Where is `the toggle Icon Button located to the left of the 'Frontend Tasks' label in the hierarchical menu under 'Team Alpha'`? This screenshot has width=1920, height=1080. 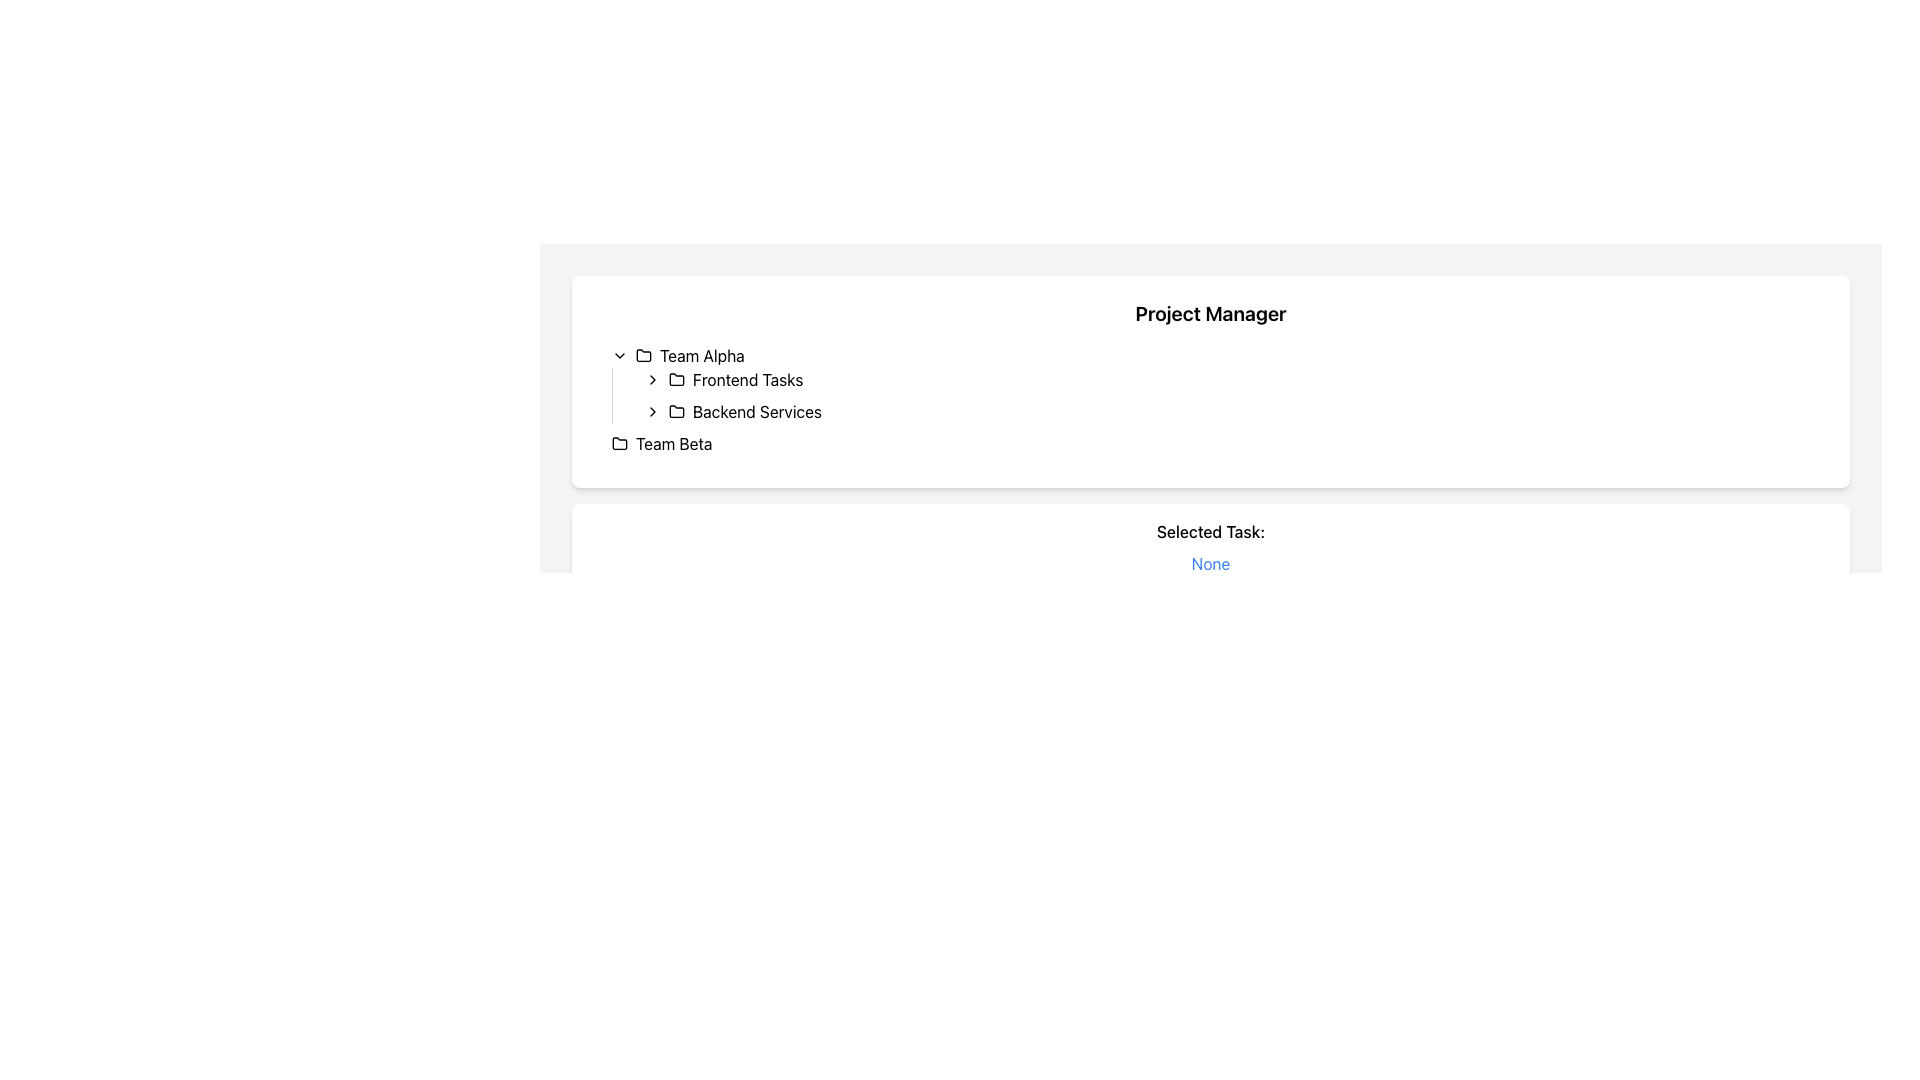
the toggle Icon Button located to the left of the 'Frontend Tasks' label in the hierarchical menu under 'Team Alpha' is located at coordinates (652, 380).